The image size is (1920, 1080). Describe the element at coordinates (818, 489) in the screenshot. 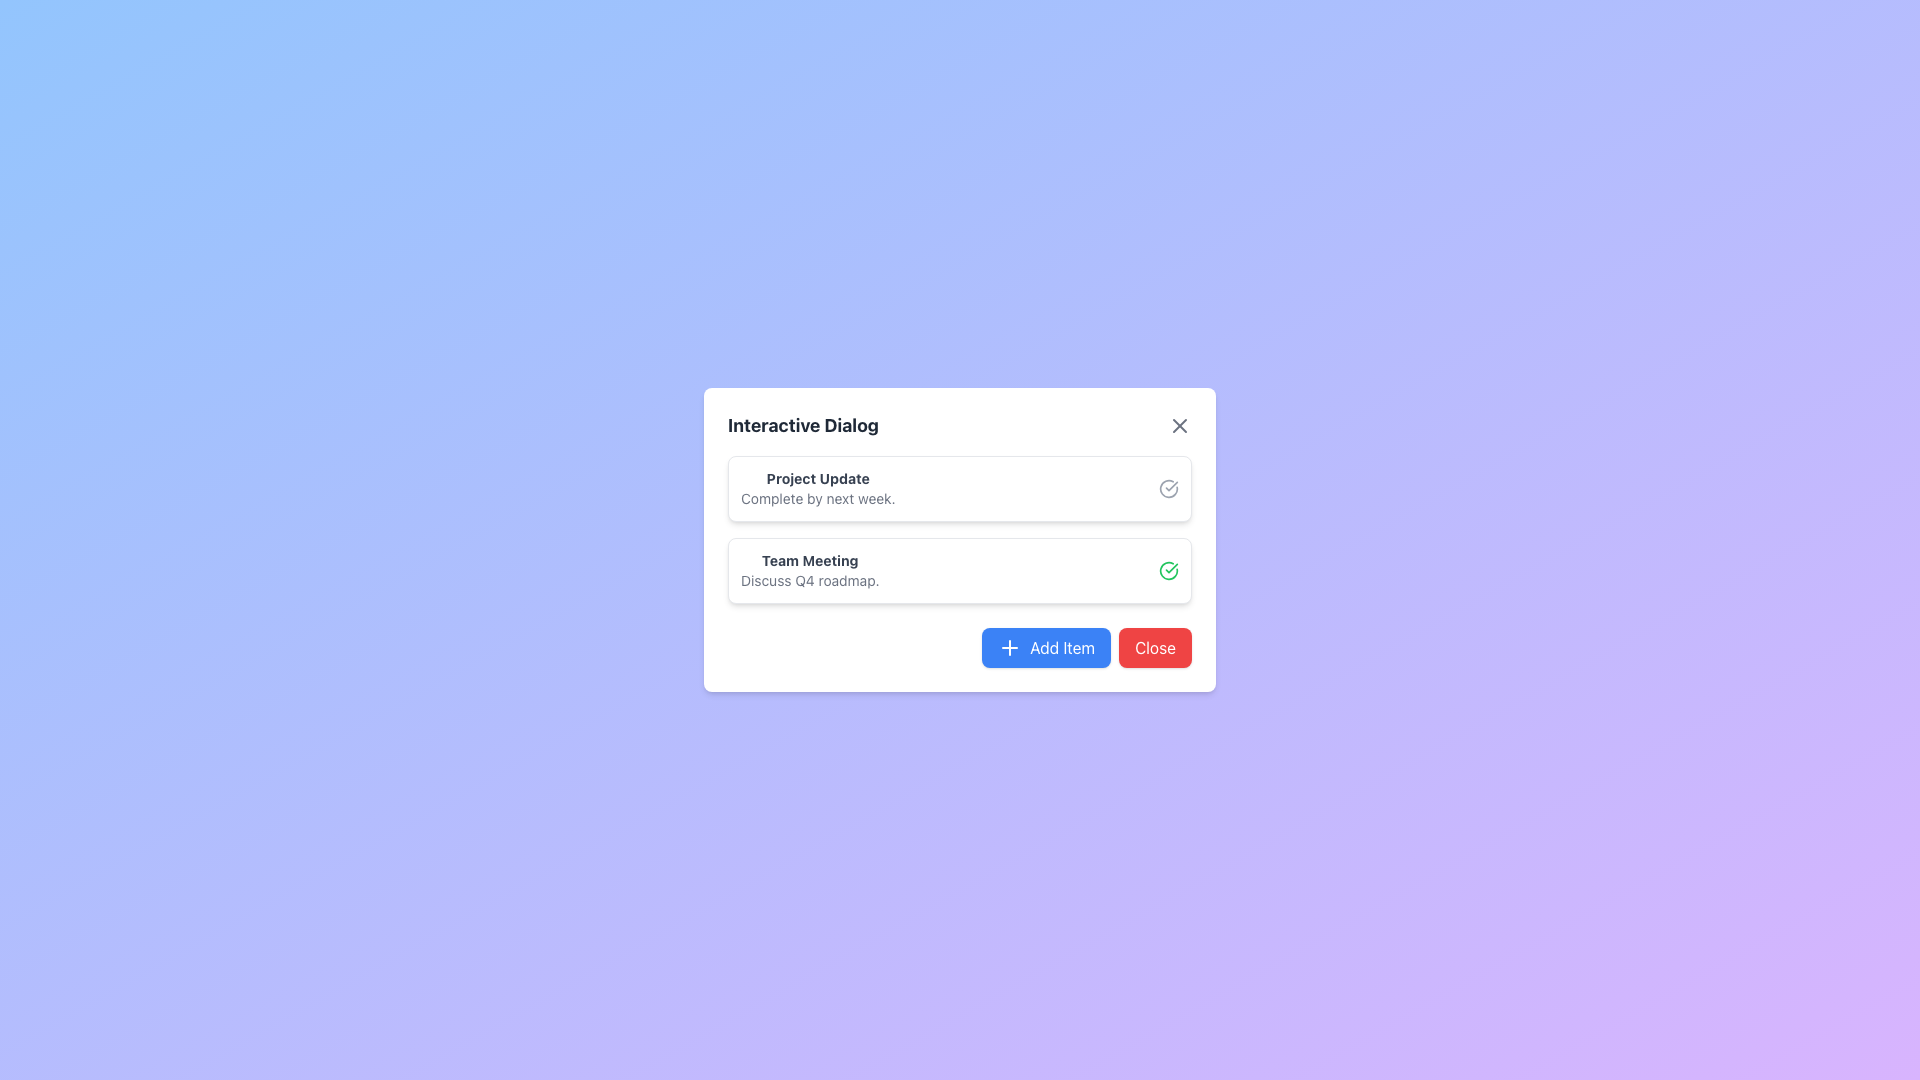

I see `text content from the first content block in the 'Interactive Dialog' that includes a heading and a subtext deadline, situated above the 'Team Meeting' block` at that location.